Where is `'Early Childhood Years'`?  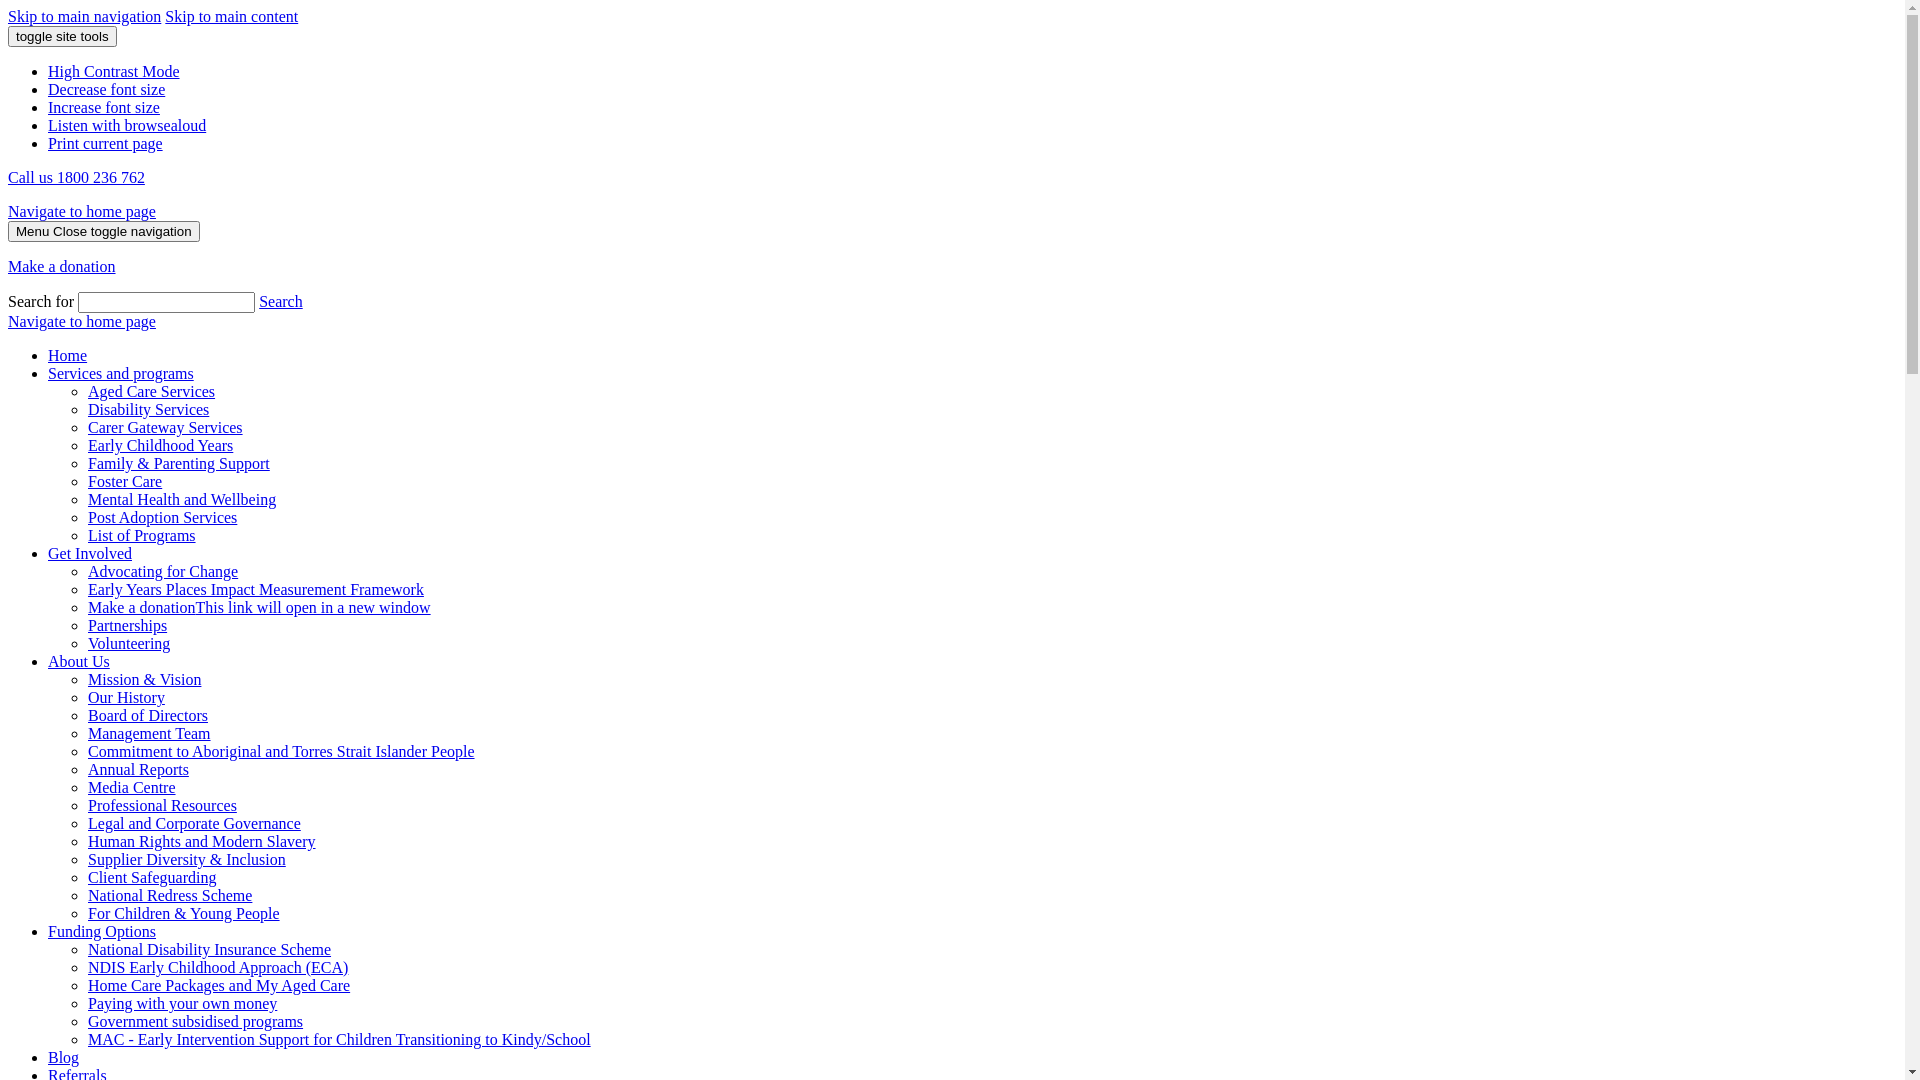
'Early Childhood Years' is located at coordinates (86, 444).